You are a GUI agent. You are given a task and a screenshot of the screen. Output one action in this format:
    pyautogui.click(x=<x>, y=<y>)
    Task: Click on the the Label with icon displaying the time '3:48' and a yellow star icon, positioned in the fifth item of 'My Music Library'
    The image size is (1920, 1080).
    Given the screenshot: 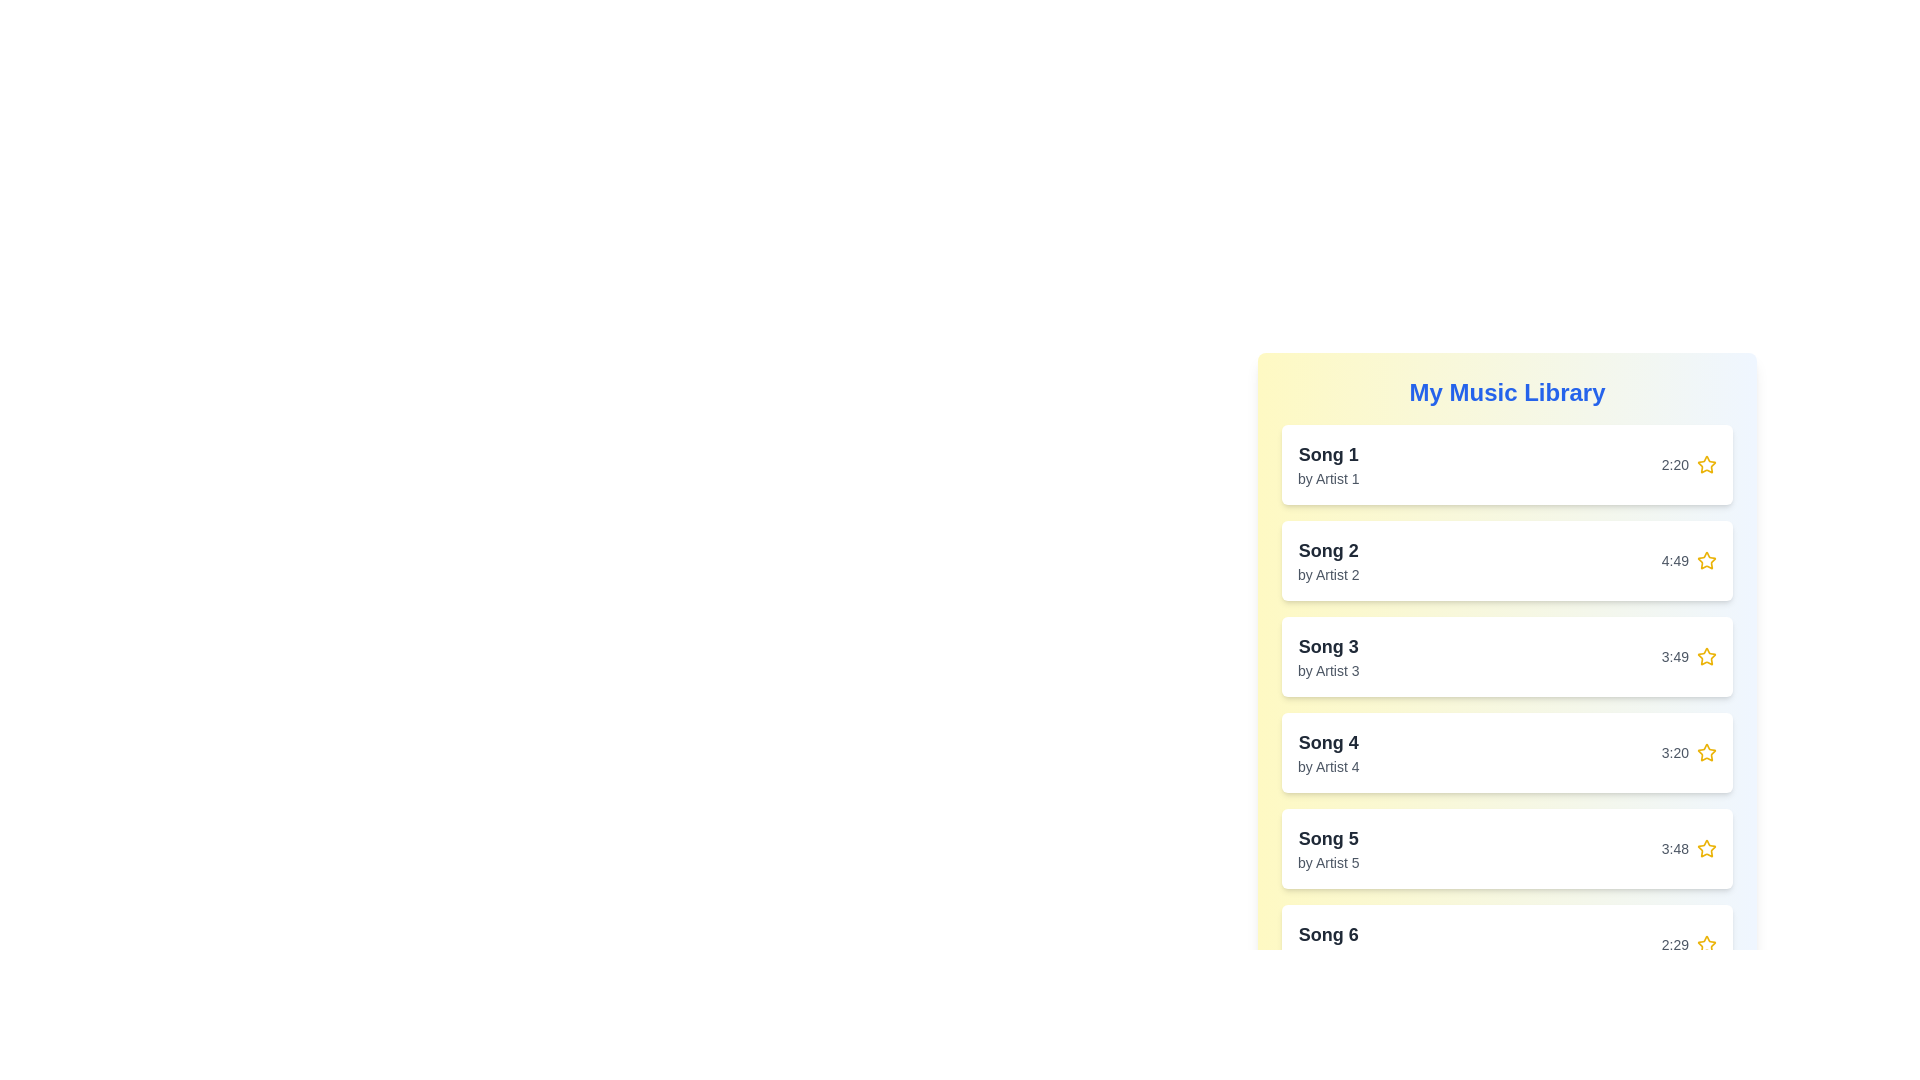 What is the action you would take?
    pyautogui.click(x=1688, y=848)
    